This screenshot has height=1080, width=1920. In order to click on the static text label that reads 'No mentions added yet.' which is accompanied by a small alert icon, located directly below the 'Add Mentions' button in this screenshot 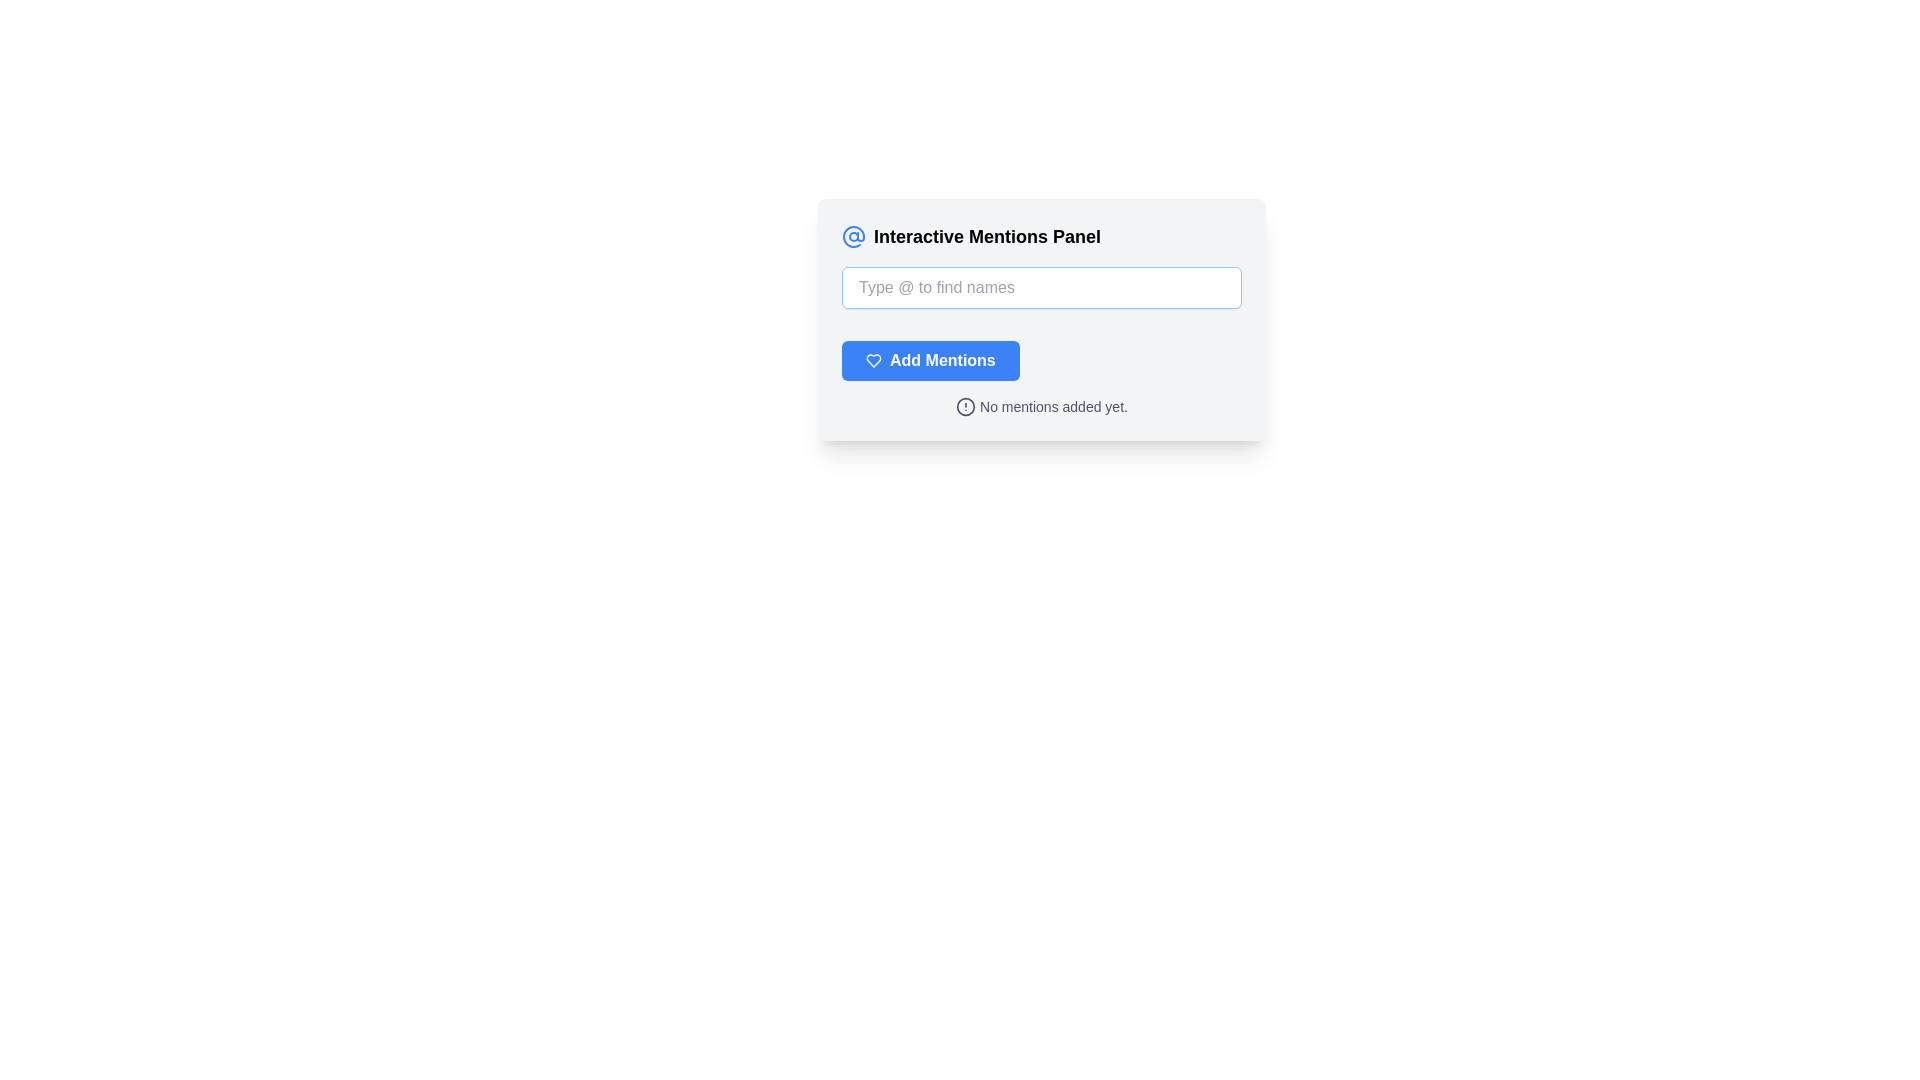, I will do `click(1040, 398)`.